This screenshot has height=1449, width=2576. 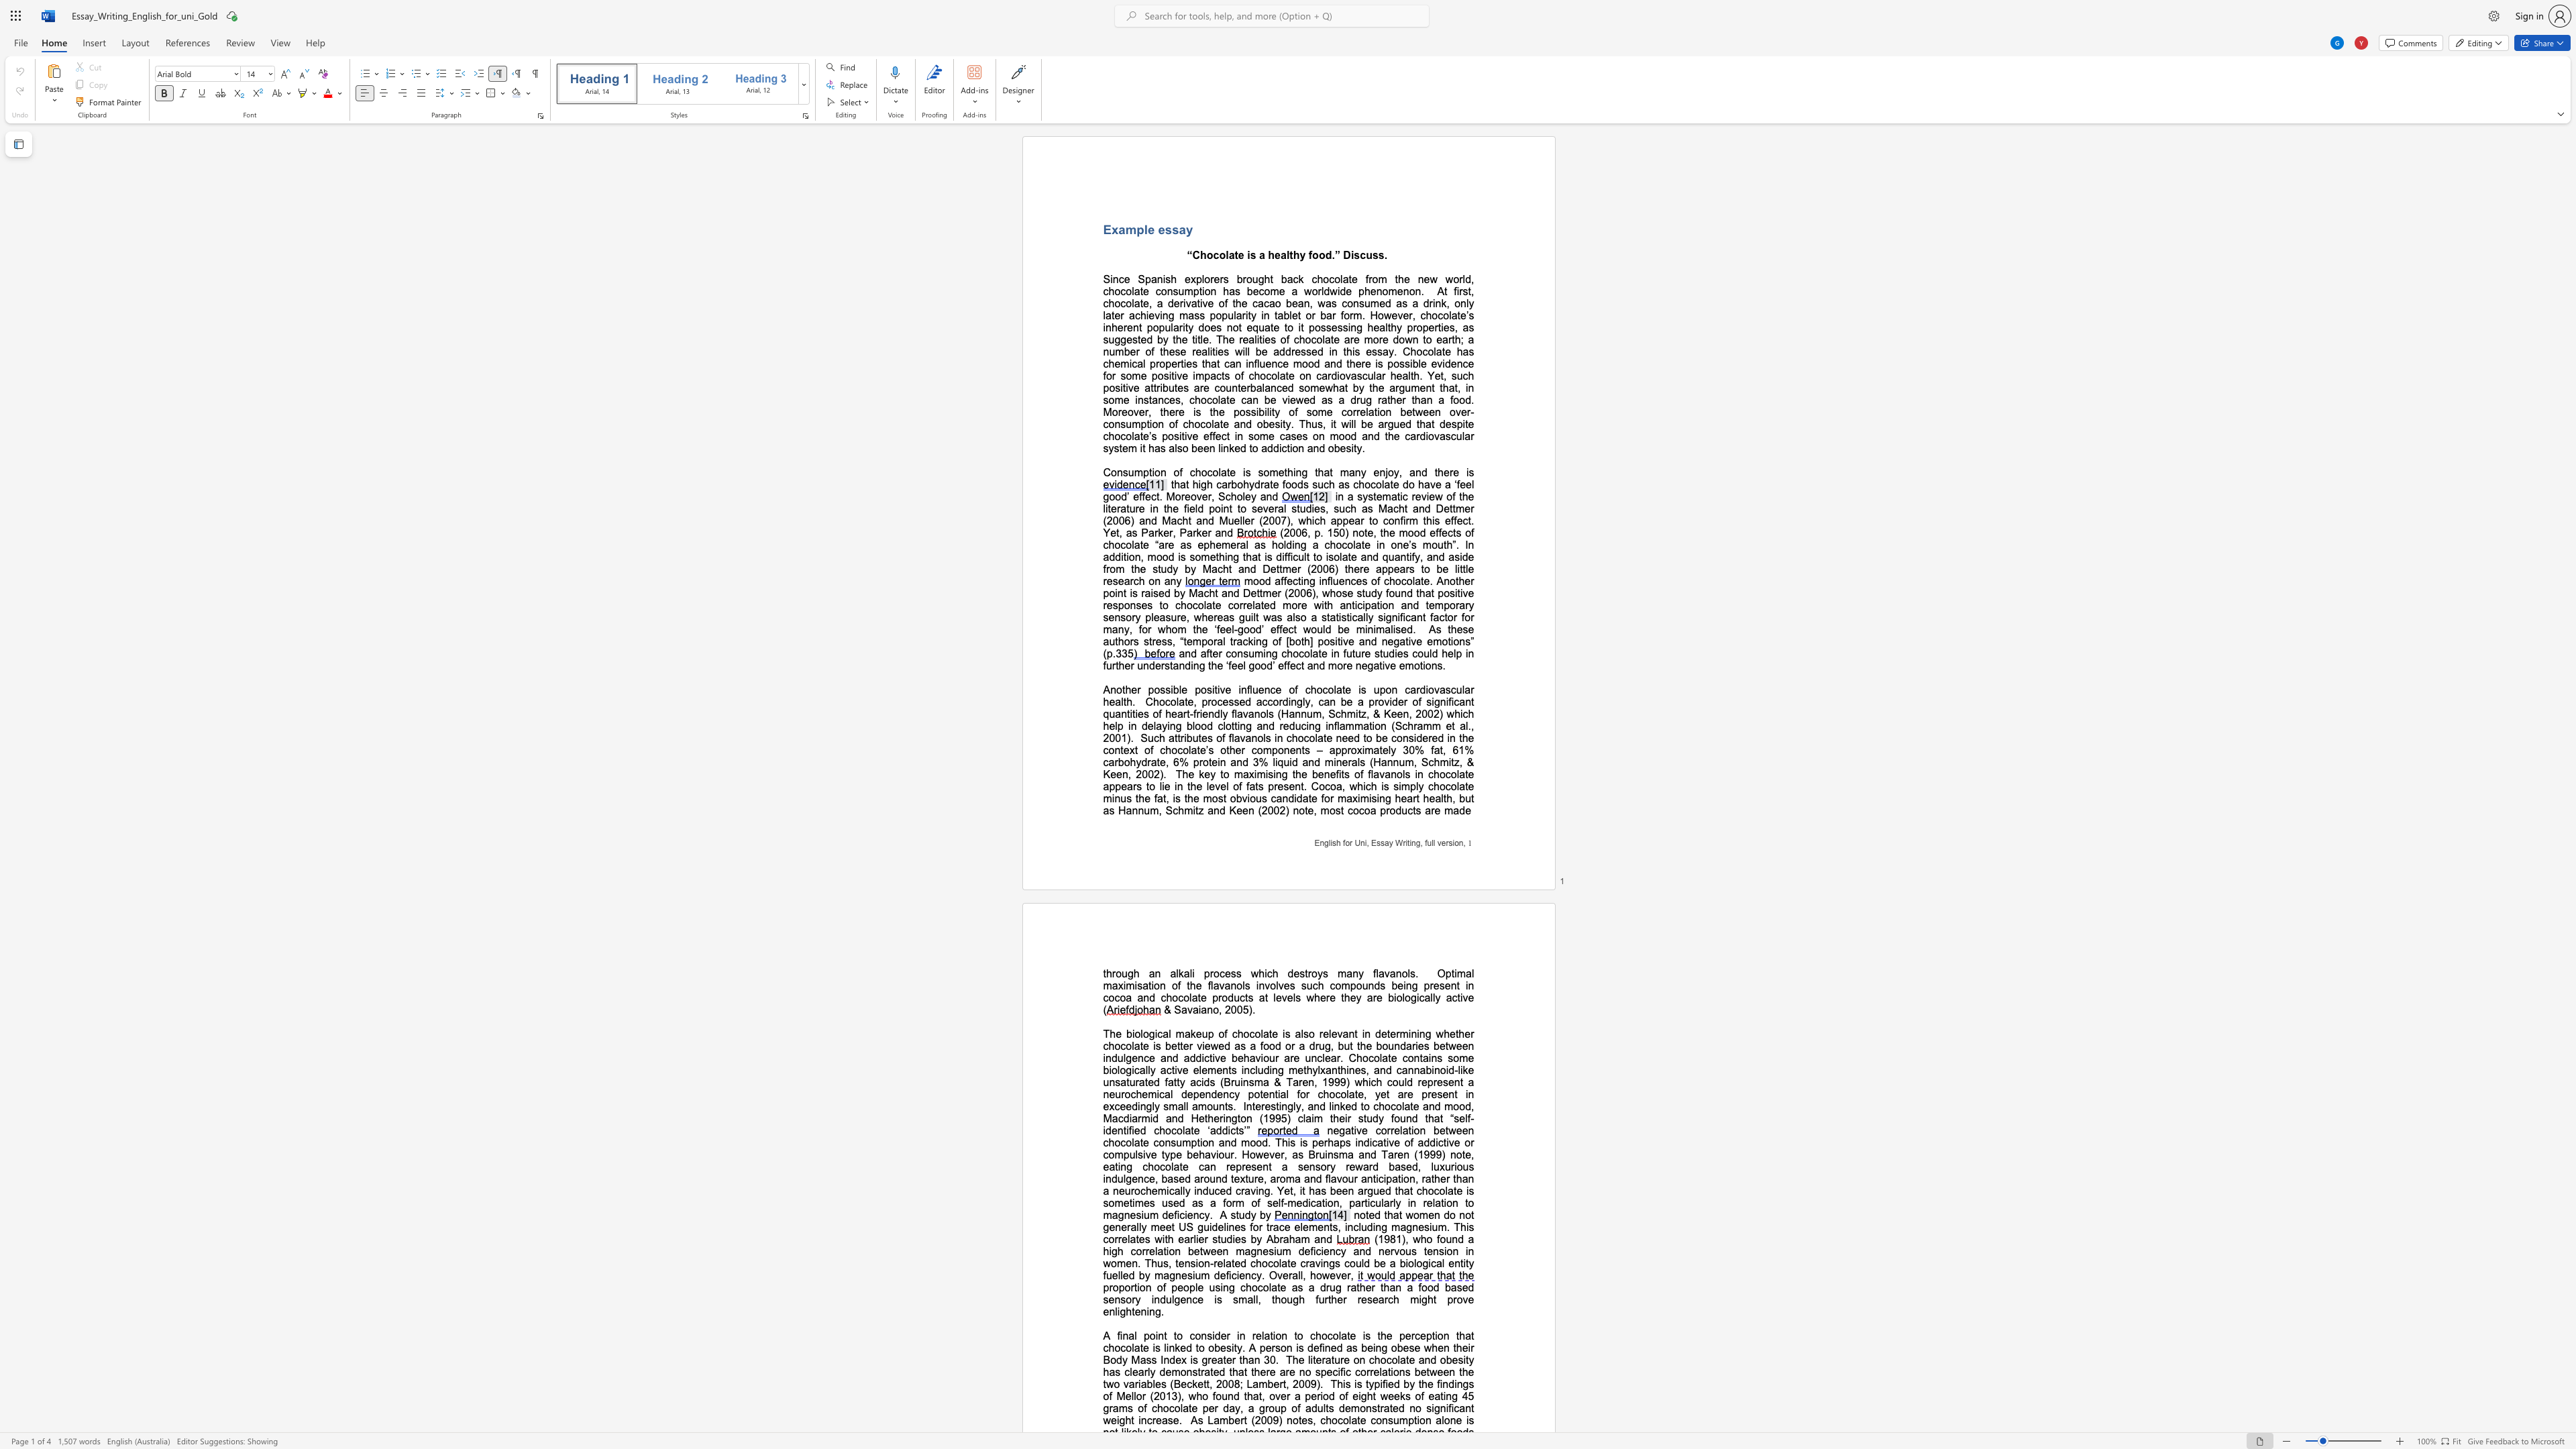 What do you see at coordinates (1226, 471) in the screenshot?
I see `the subset text "te is somethin" within the text "Consumption of chocolate is something that many enjoy, and there is"` at bounding box center [1226, 471].